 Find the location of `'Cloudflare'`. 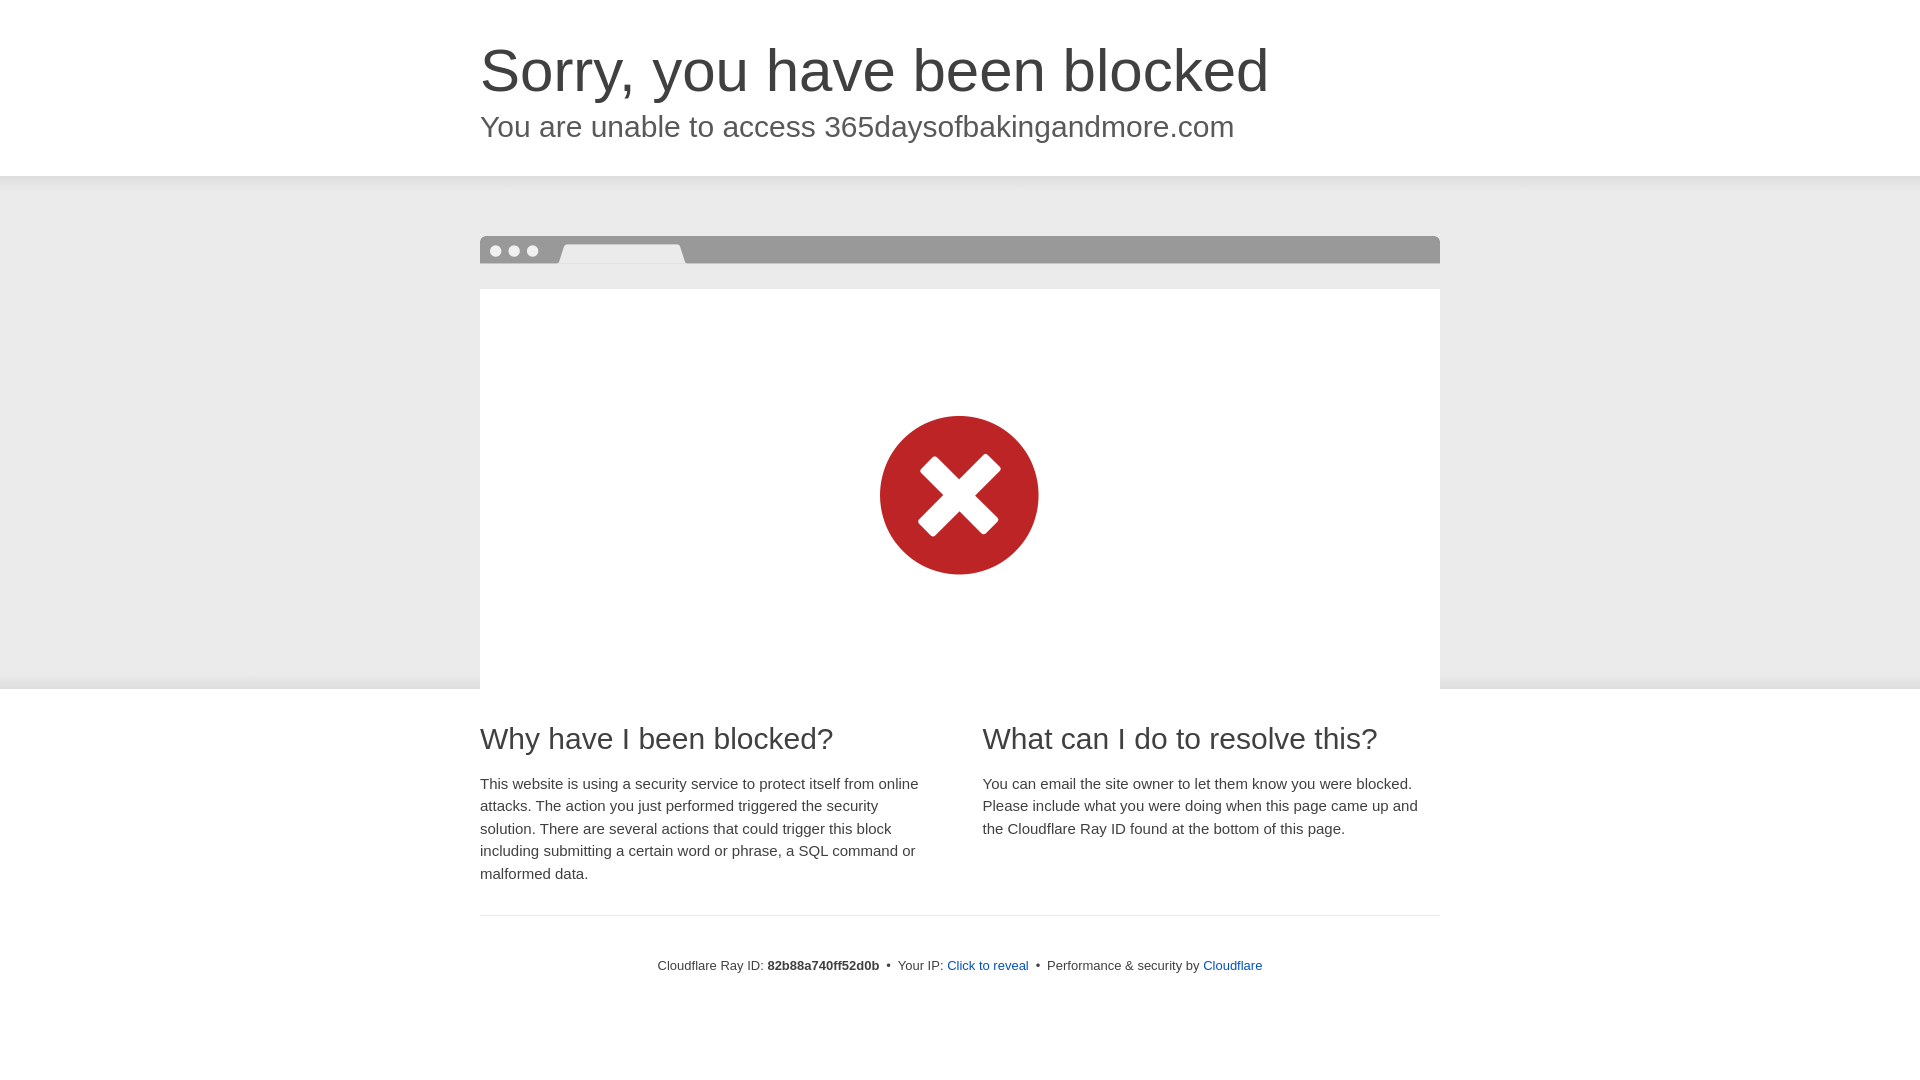

'Cloudflare' is located at coordinates (1231, 964).